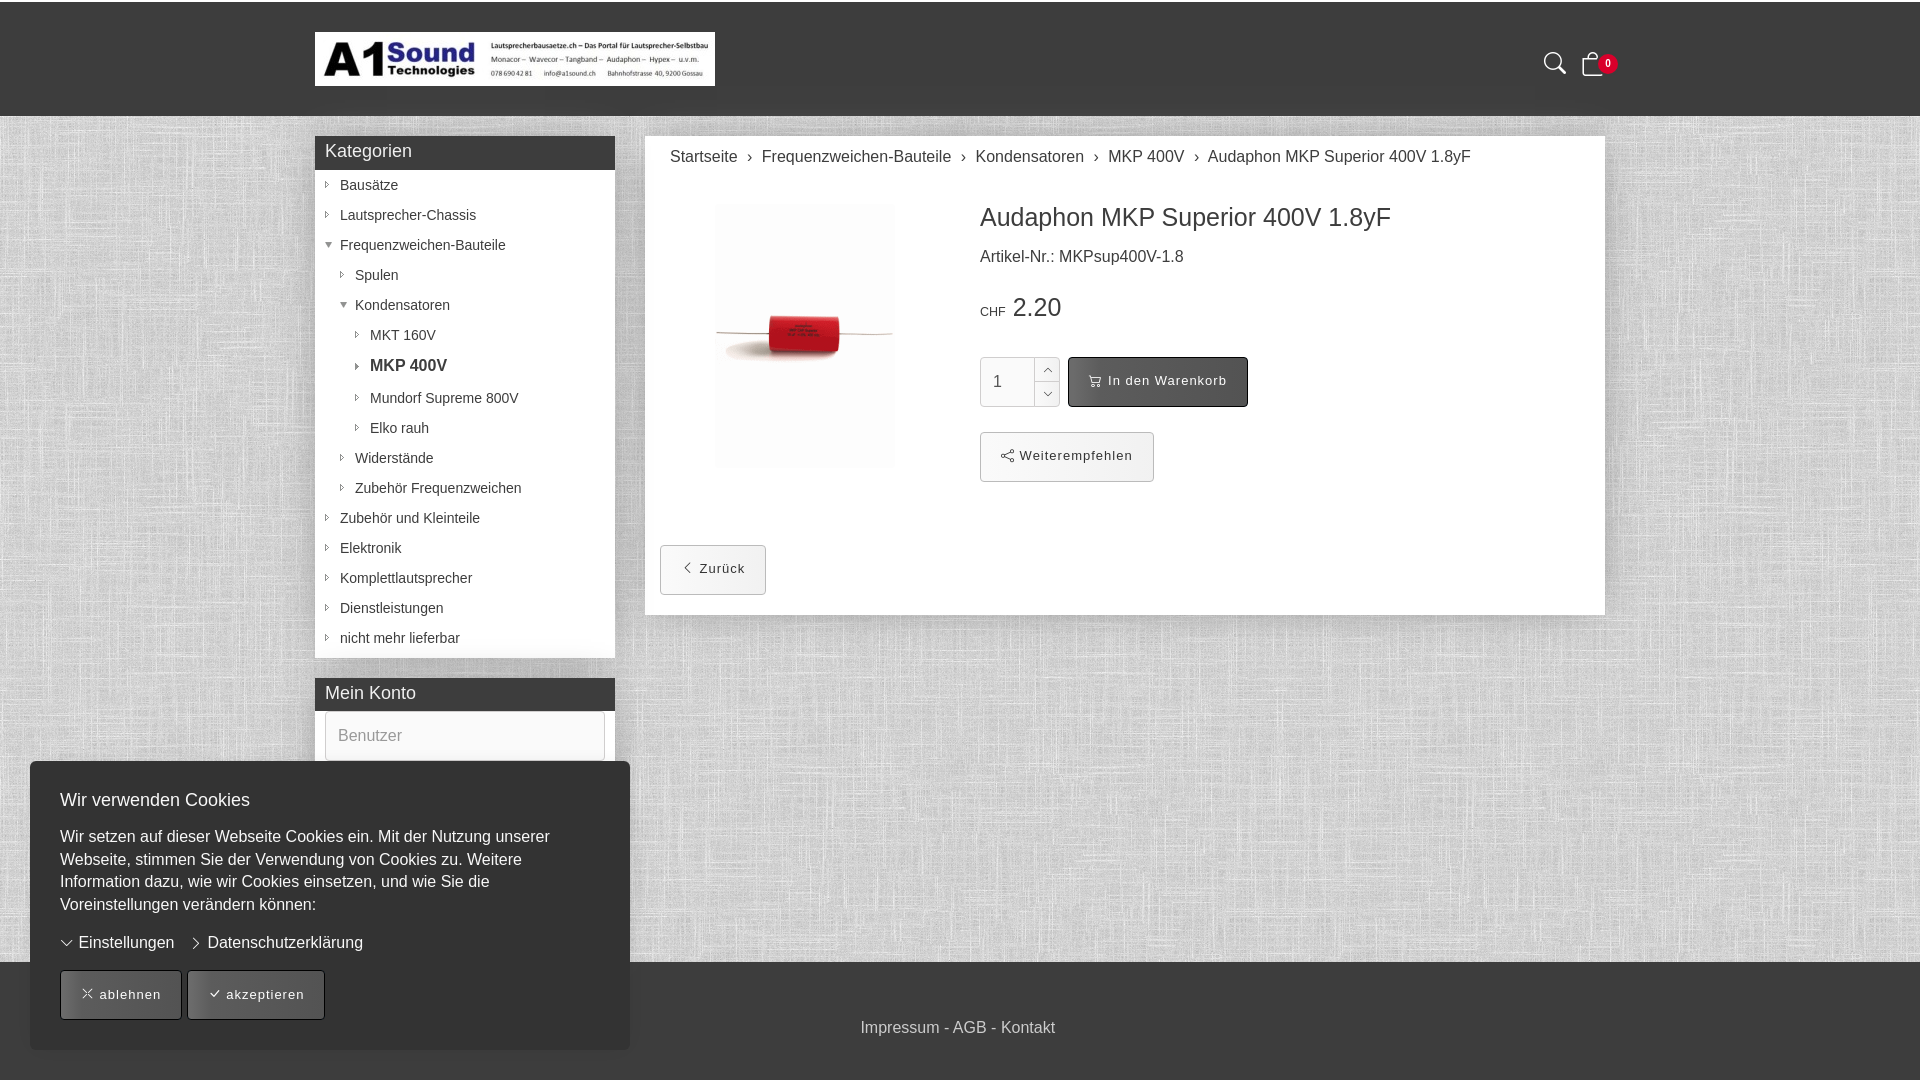 This screenshot has height=1080, width=1920. What do you see at coordinates (1007, 381) in the screenshot?
I see `'Menge'` at bounding box center [1007, 381].